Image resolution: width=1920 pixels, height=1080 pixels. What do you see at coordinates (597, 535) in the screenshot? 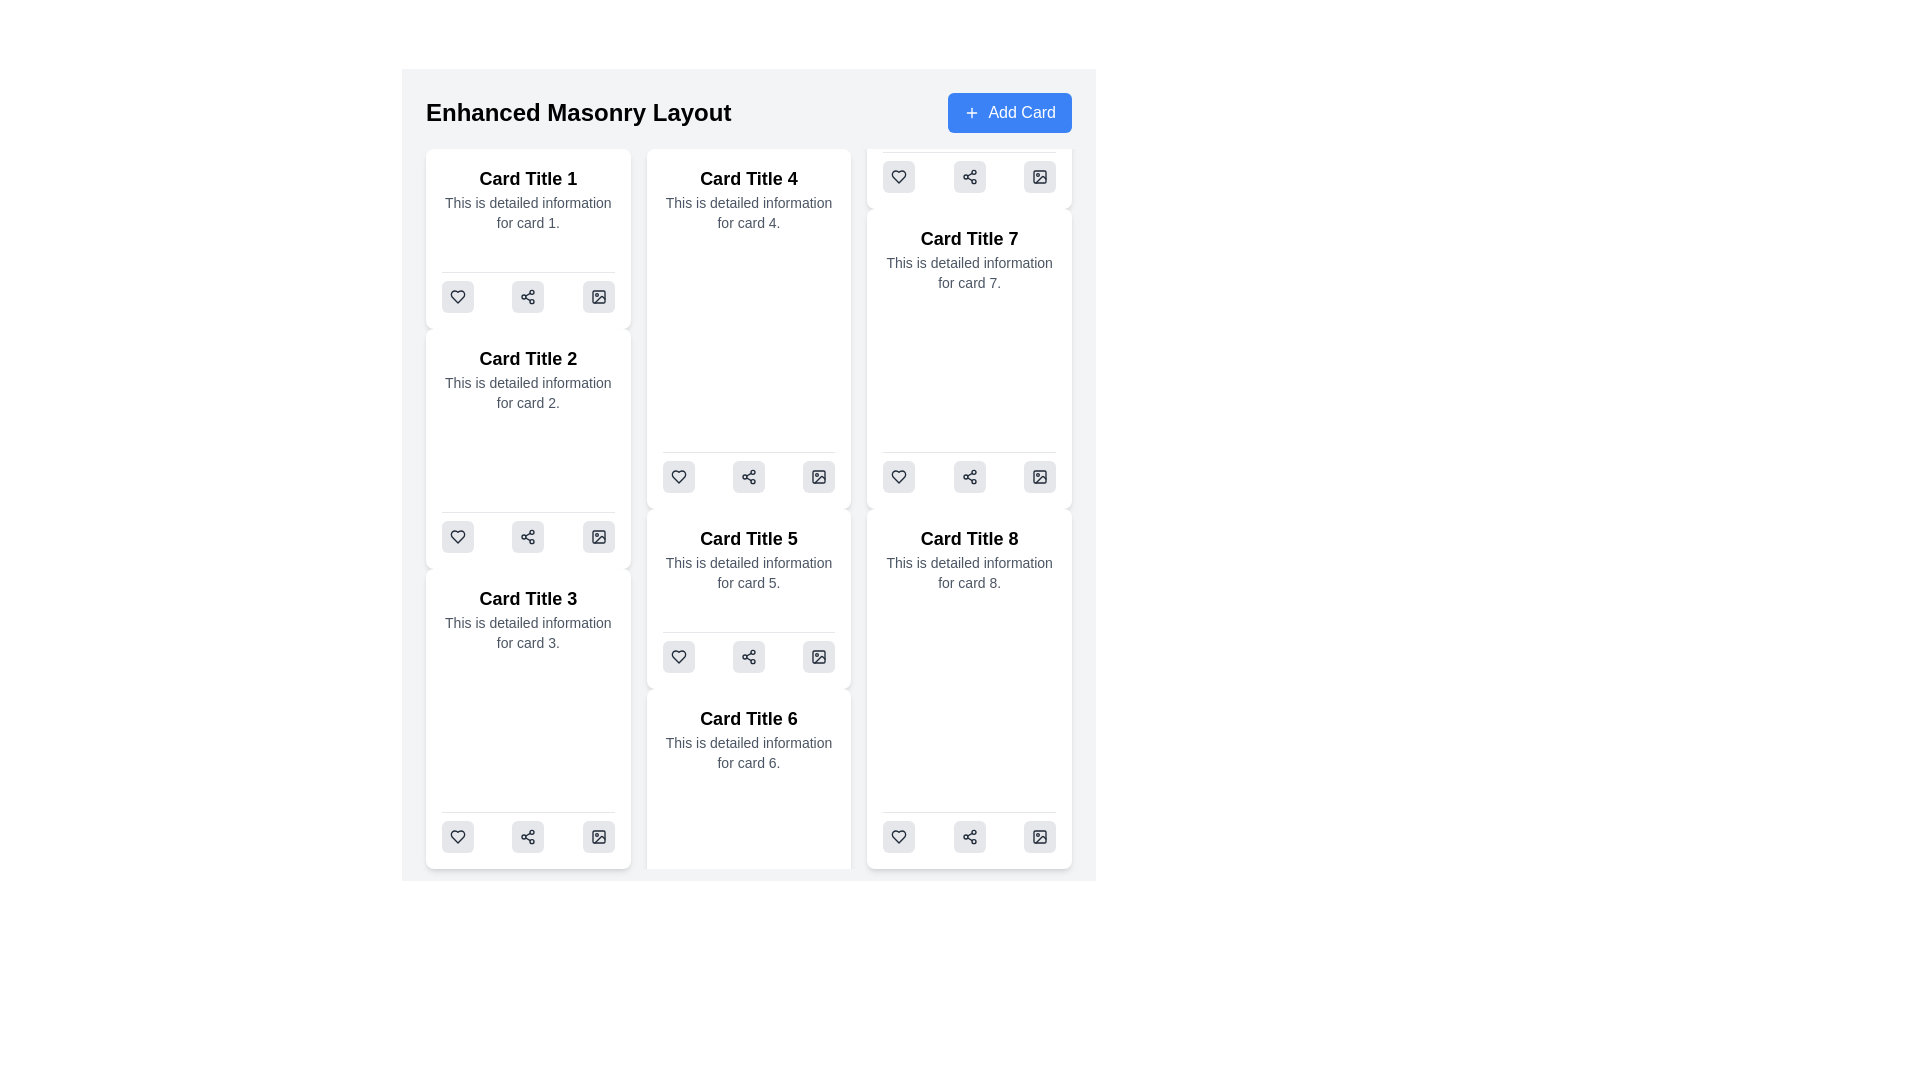
I see `the image-related action button, which is the third icon in the set of three action icons located at the bottom section of 'Card Title 2'` at bounding box center [597, 535].